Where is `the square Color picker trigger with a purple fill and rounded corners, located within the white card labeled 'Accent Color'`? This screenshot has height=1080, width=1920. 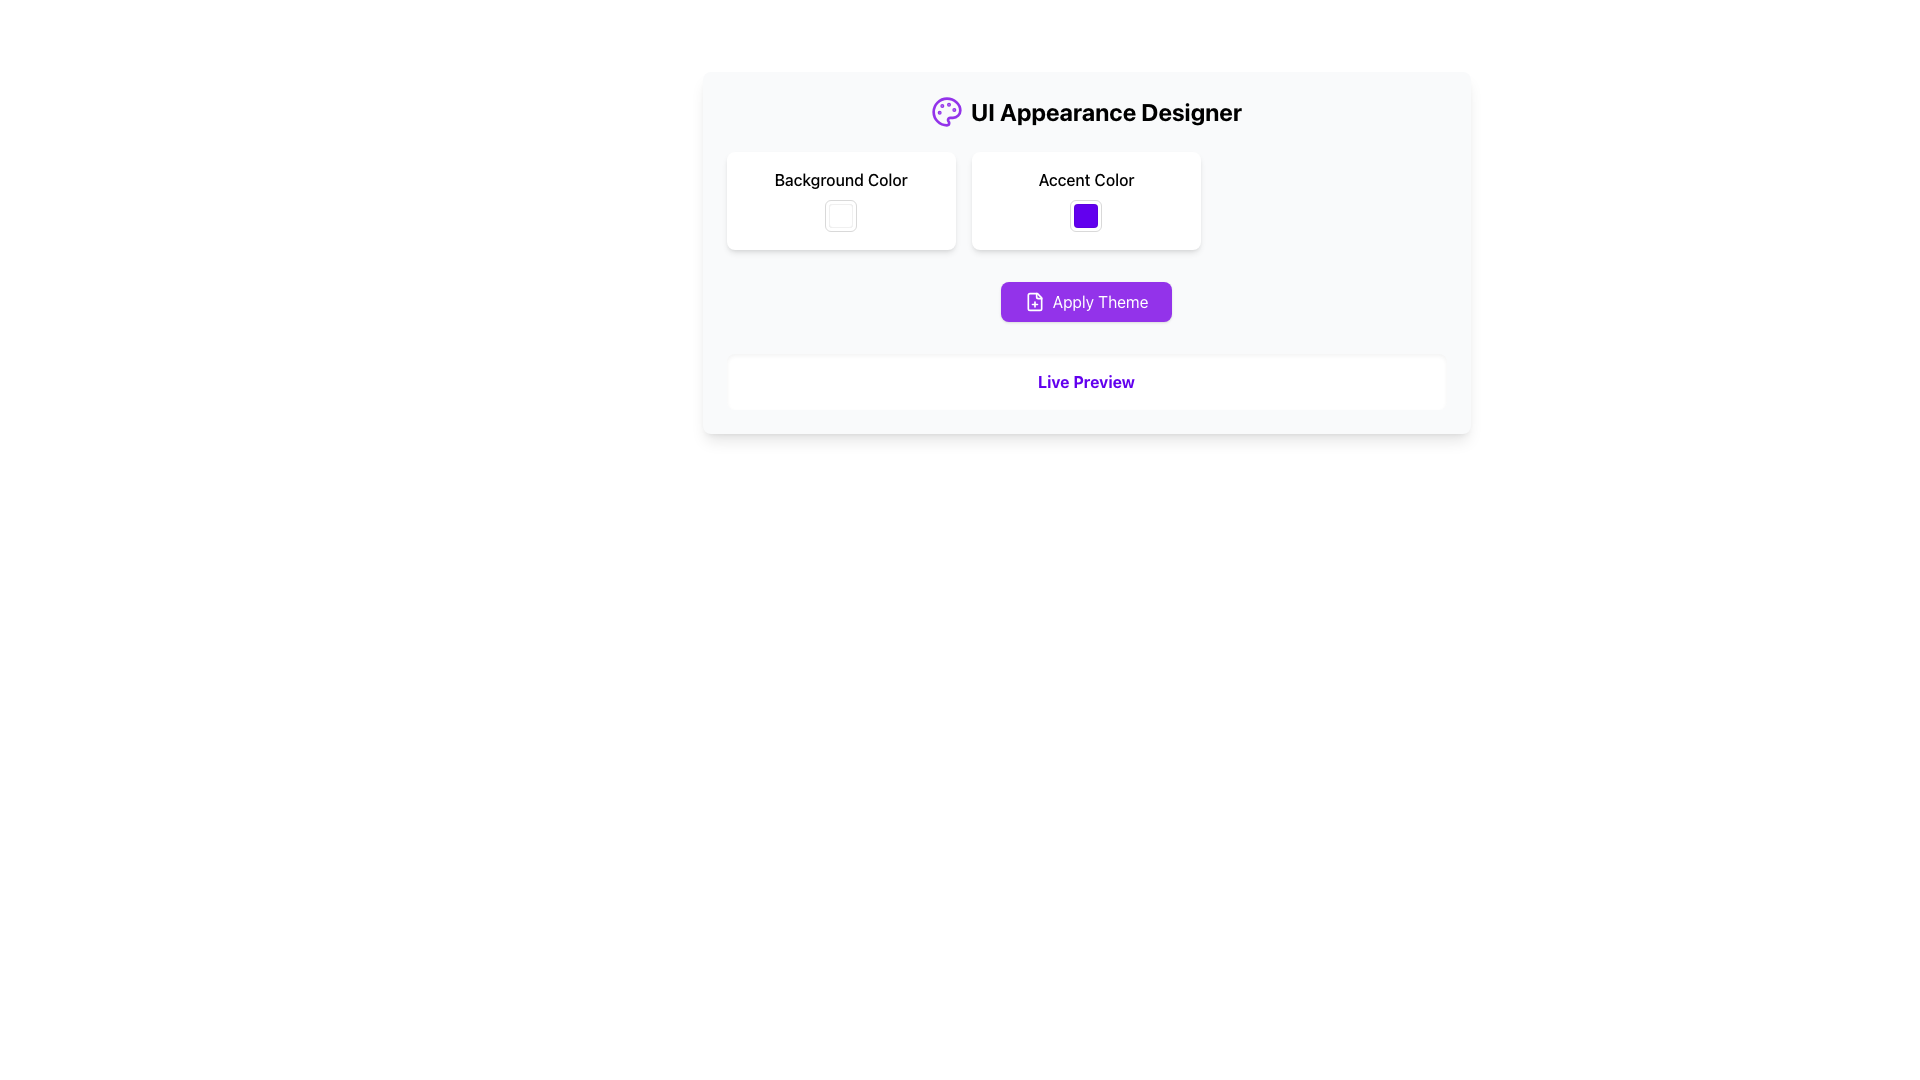
the square Color picker trigger with a purple fill and rounded corners, located within the white card labeled 'Accent Color' is located at coordinates (1085, 216).